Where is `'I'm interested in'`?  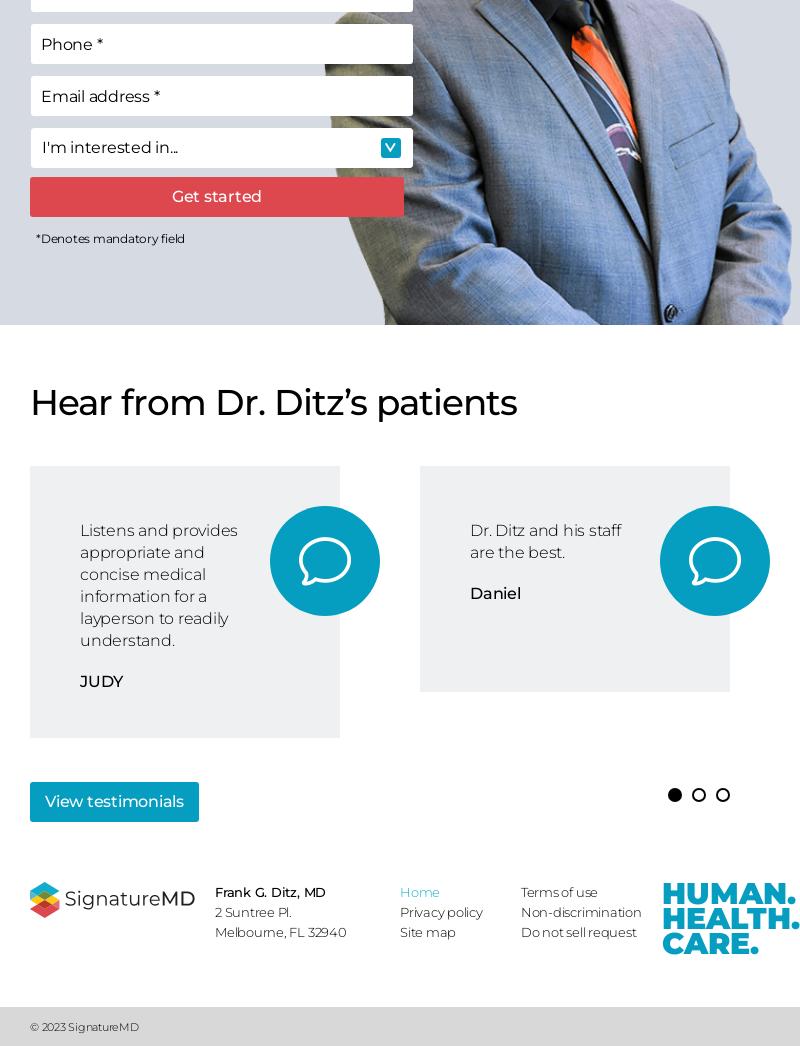 'I'm interested in' is located at coordinates (39, 146).